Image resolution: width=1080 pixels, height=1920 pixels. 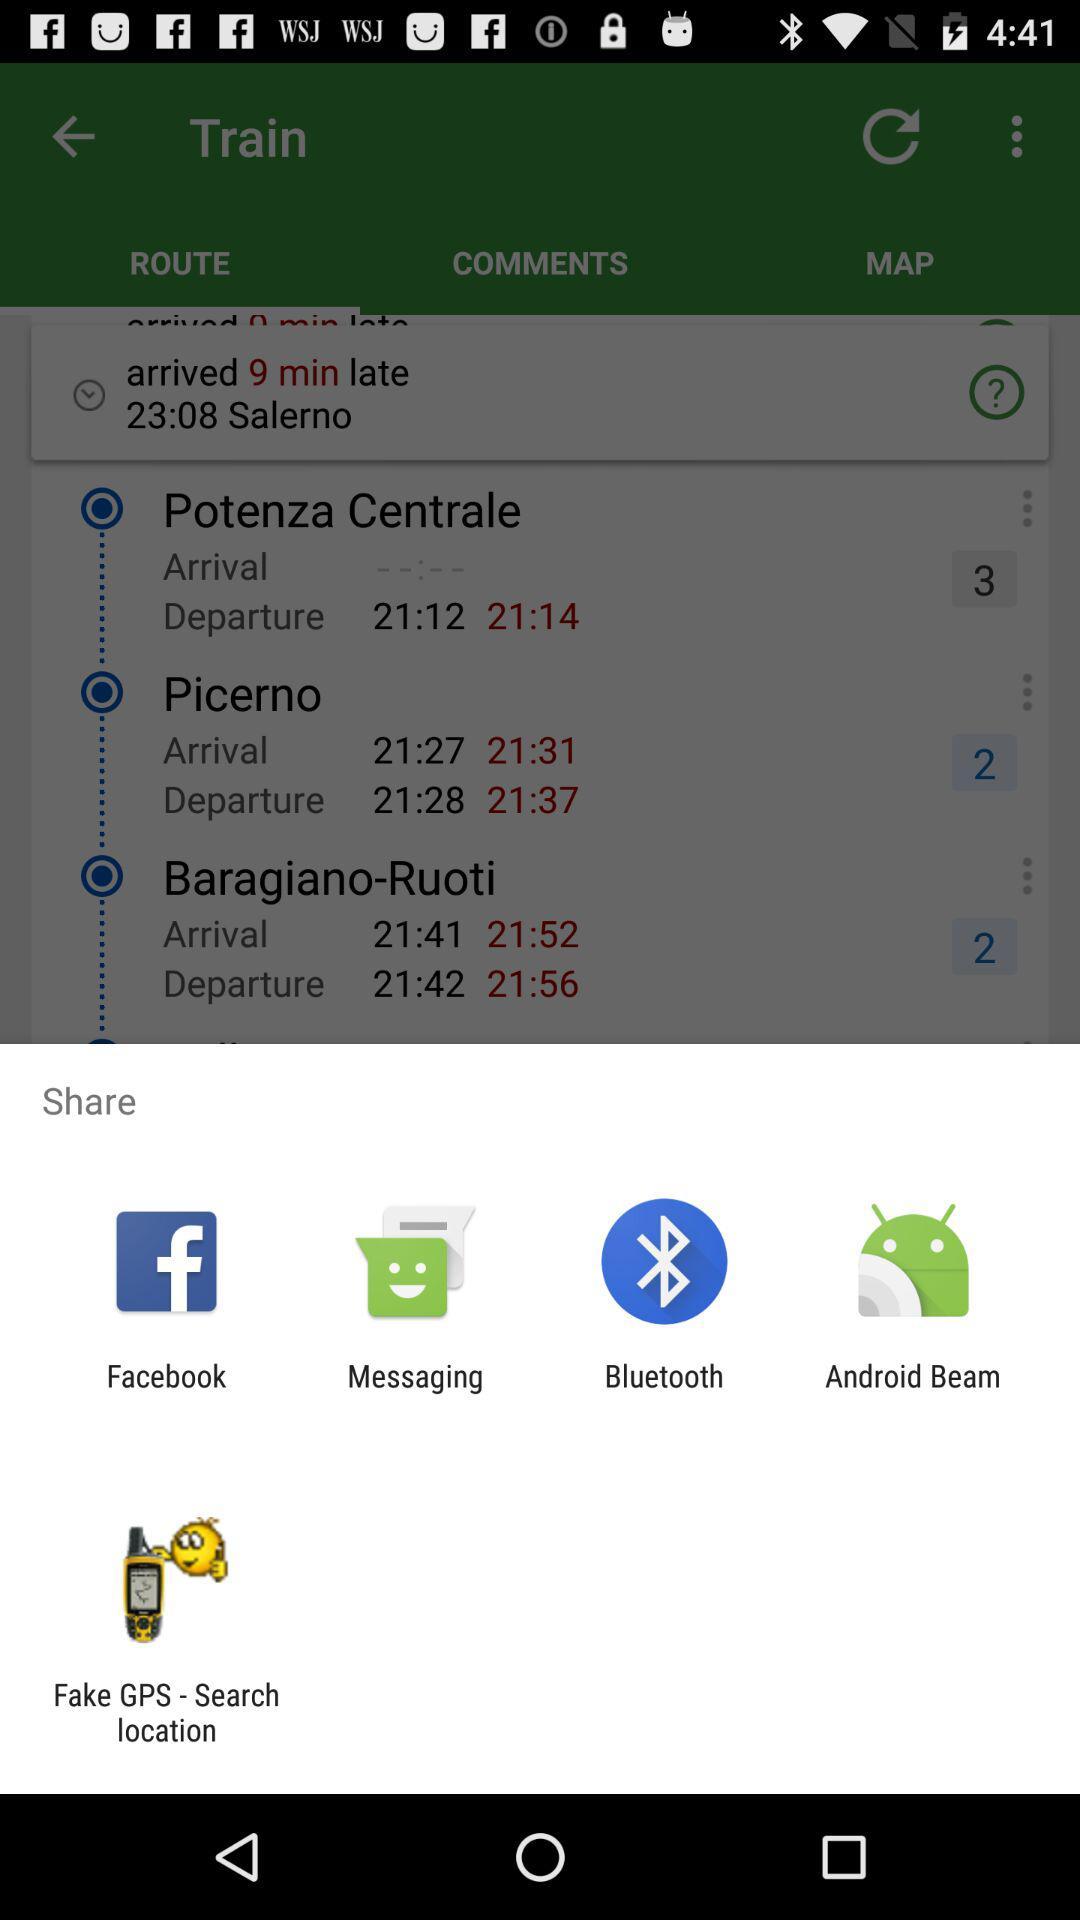 I want to click on the item to the right of the bluetooth, so click(x=913, y=1392).